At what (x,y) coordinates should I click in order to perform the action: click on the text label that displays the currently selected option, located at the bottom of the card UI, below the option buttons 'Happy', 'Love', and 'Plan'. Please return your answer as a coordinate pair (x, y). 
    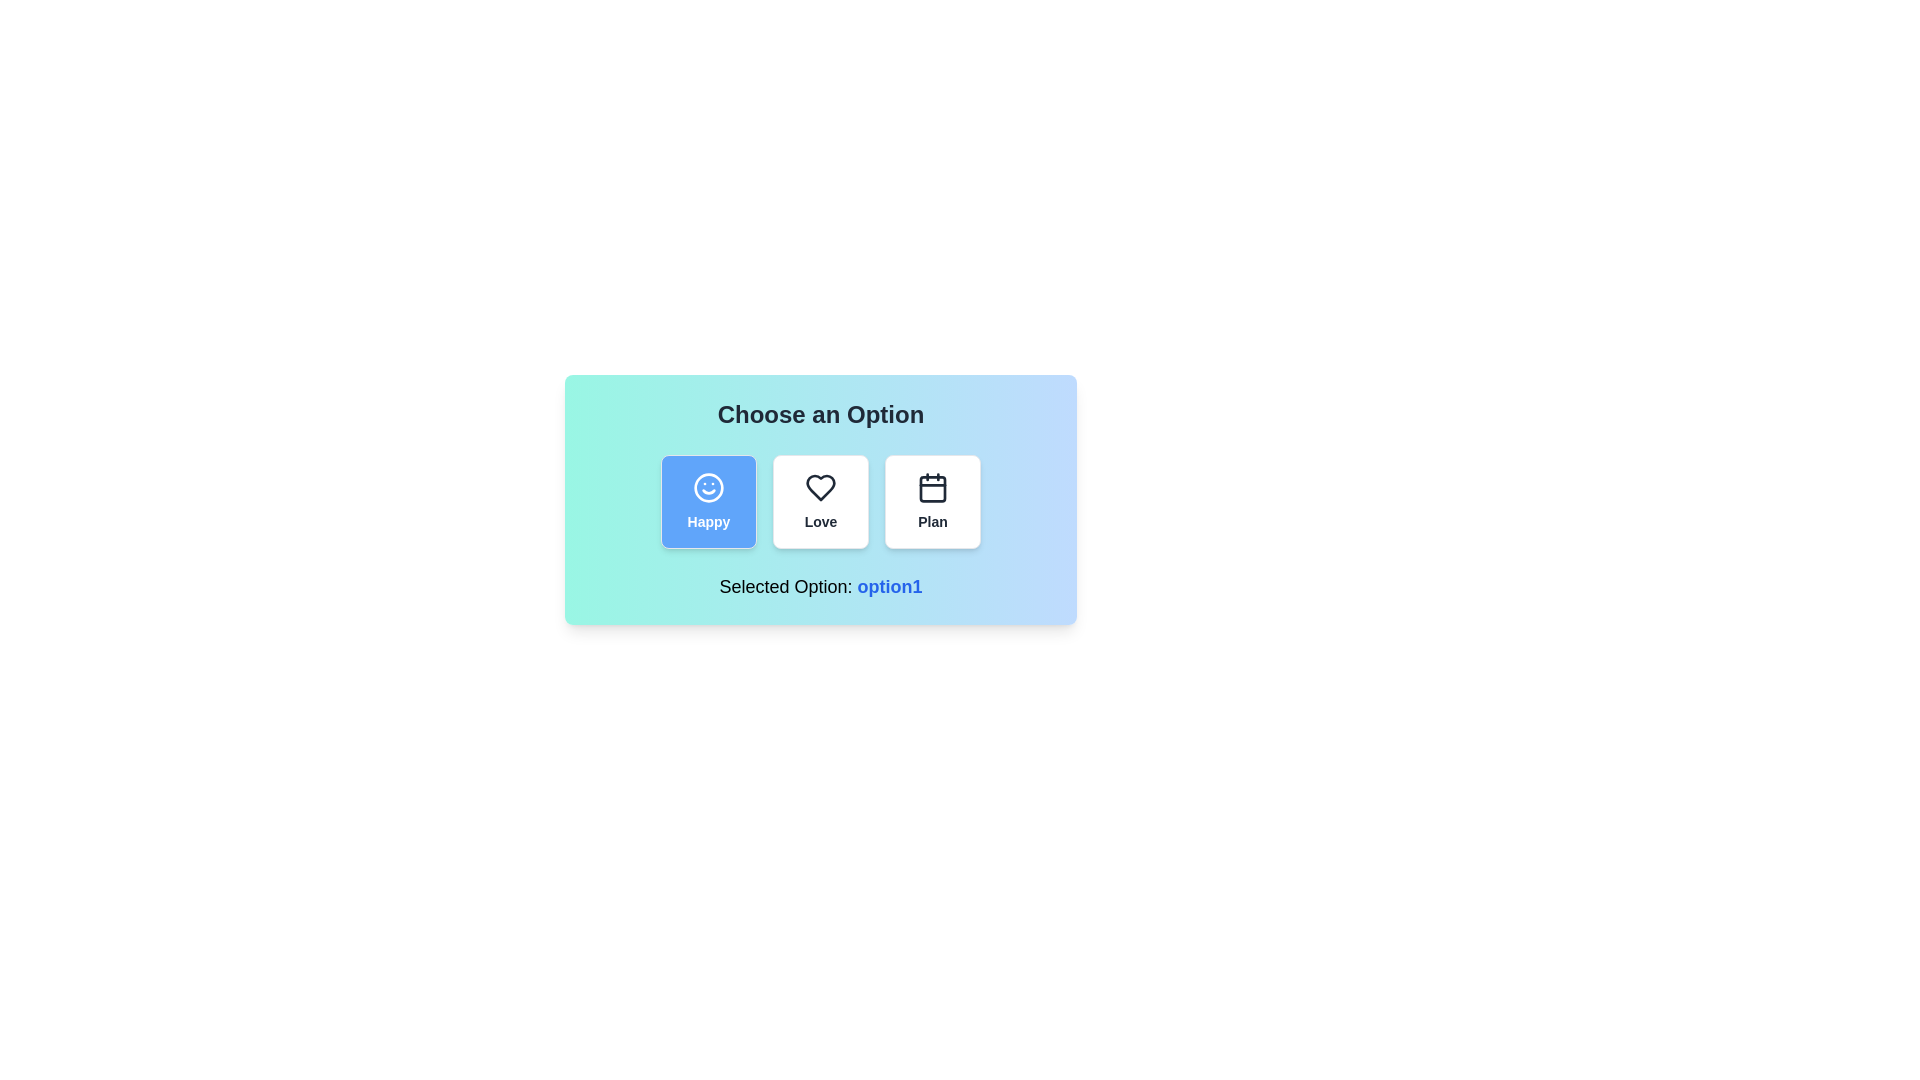
    Looking at the image, I should click on (820, 585).